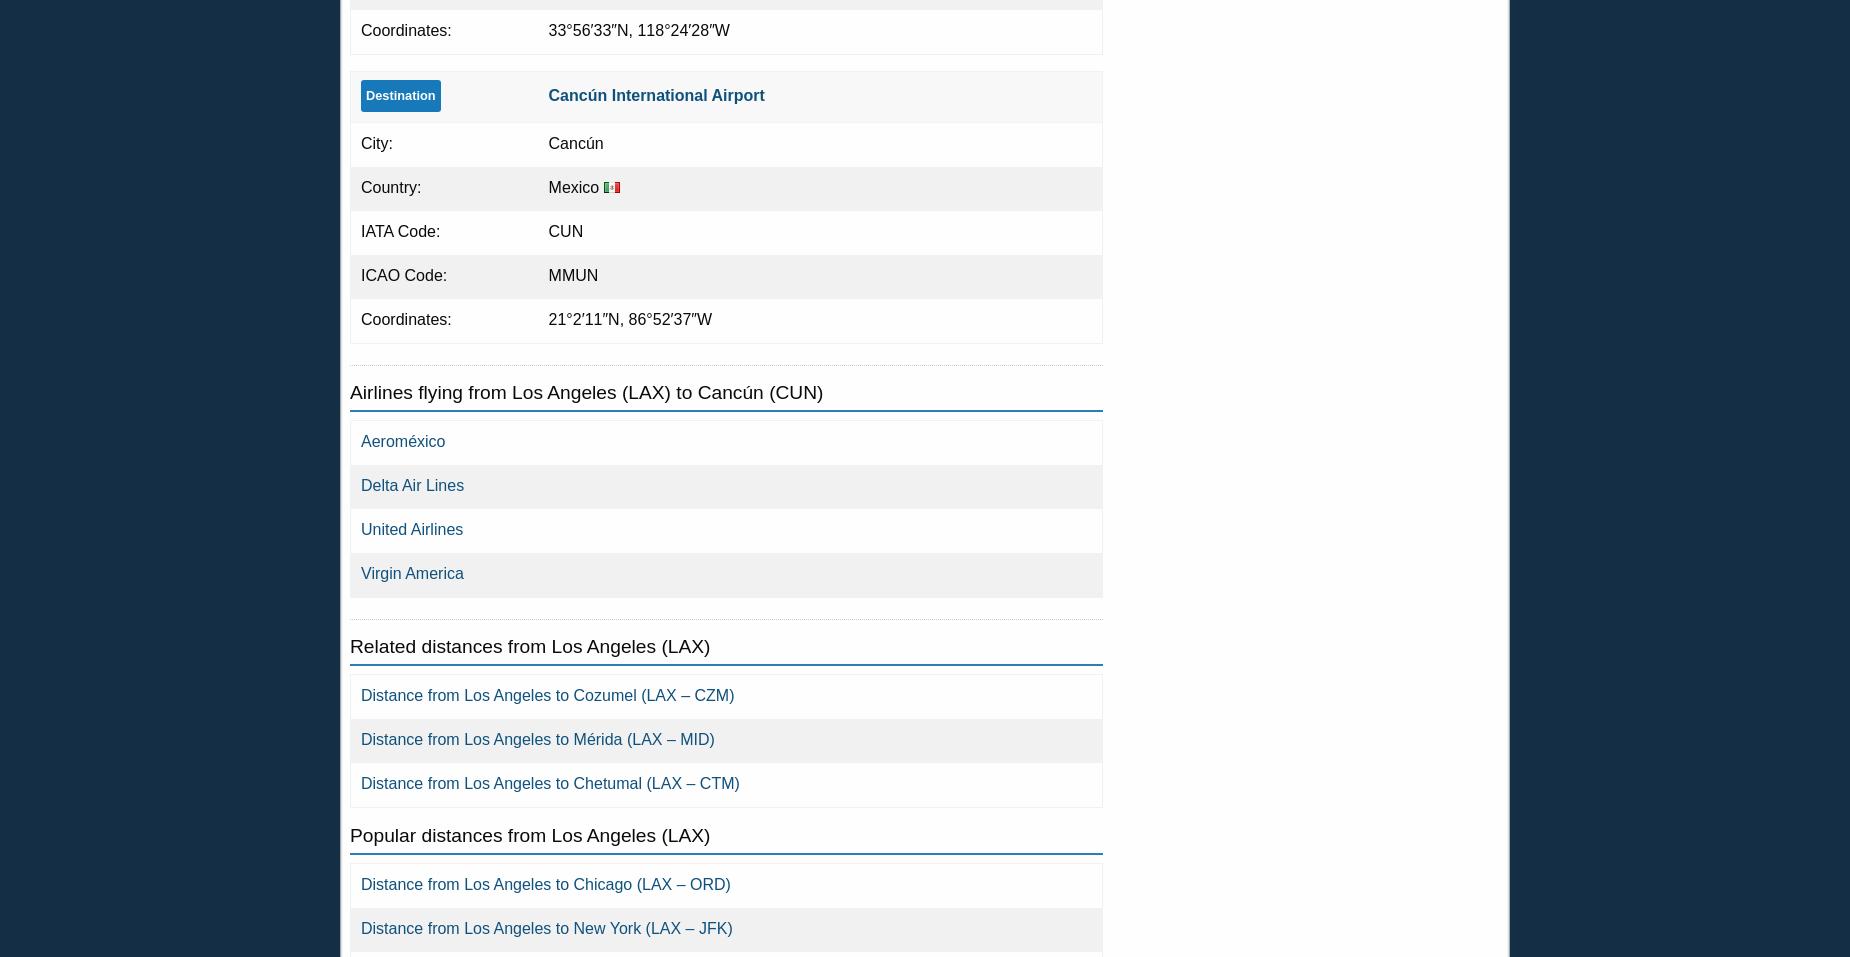 This screenshot has width=1850, height=957. I want to click on 'ICAO Code:', so click(403, 273).